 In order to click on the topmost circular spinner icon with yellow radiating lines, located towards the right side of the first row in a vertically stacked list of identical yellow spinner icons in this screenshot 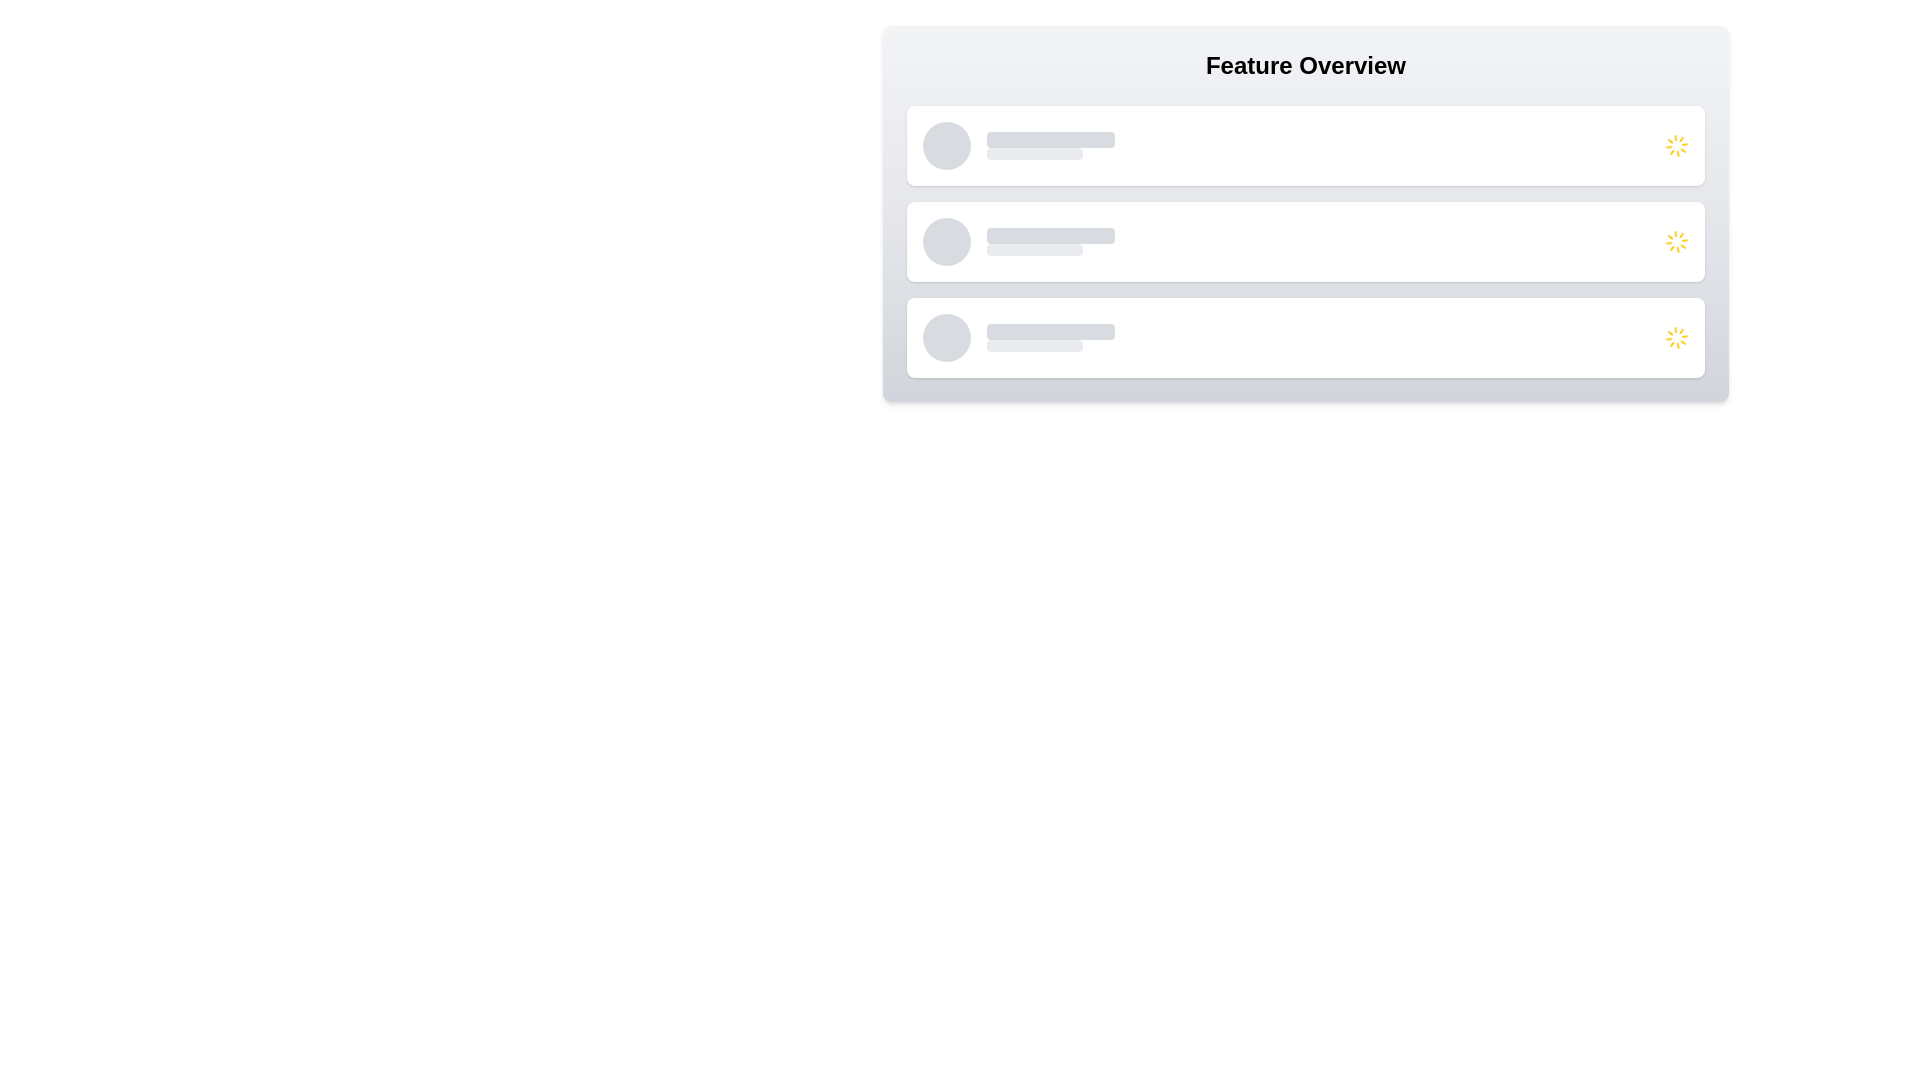, I will do `click(1676, 145)`.